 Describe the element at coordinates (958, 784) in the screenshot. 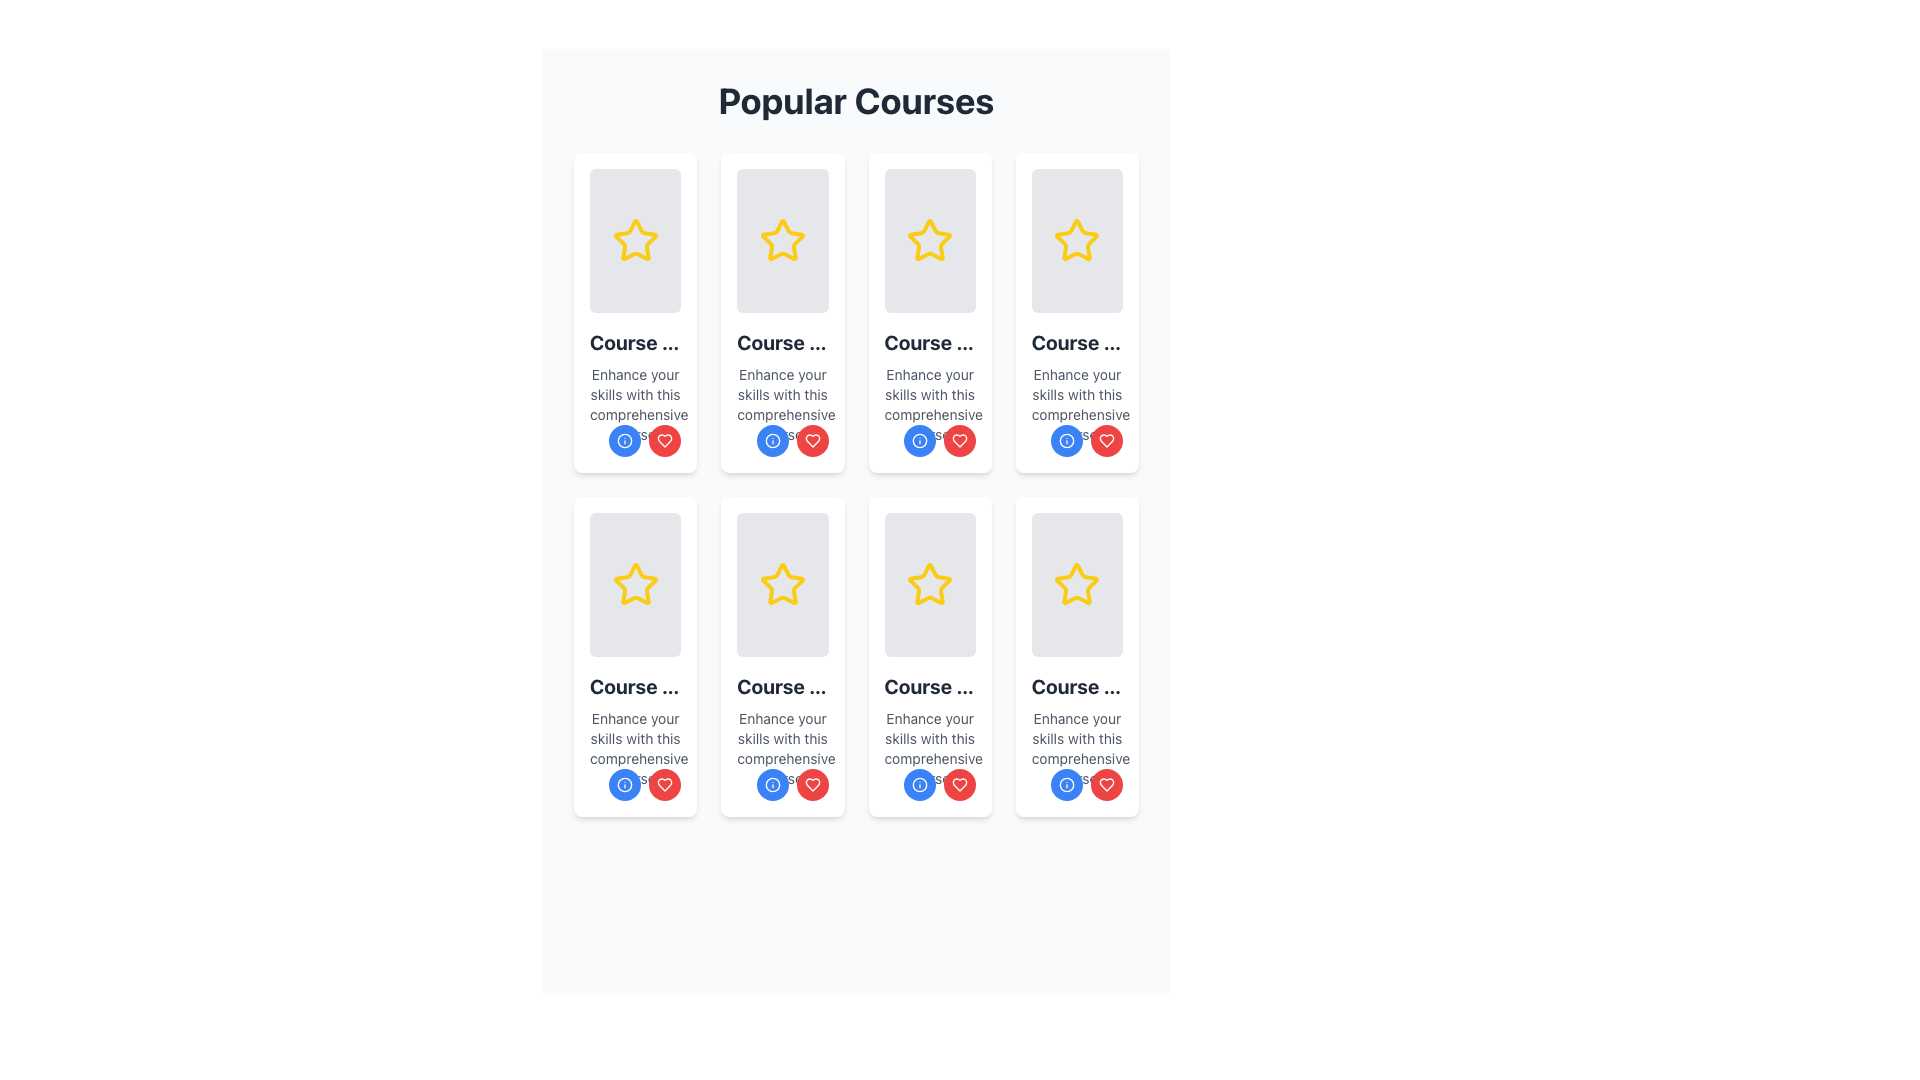

I see `the heart icon button located in the bottom-right of the course card to mark the item as favorite or unfavorite` at that location.